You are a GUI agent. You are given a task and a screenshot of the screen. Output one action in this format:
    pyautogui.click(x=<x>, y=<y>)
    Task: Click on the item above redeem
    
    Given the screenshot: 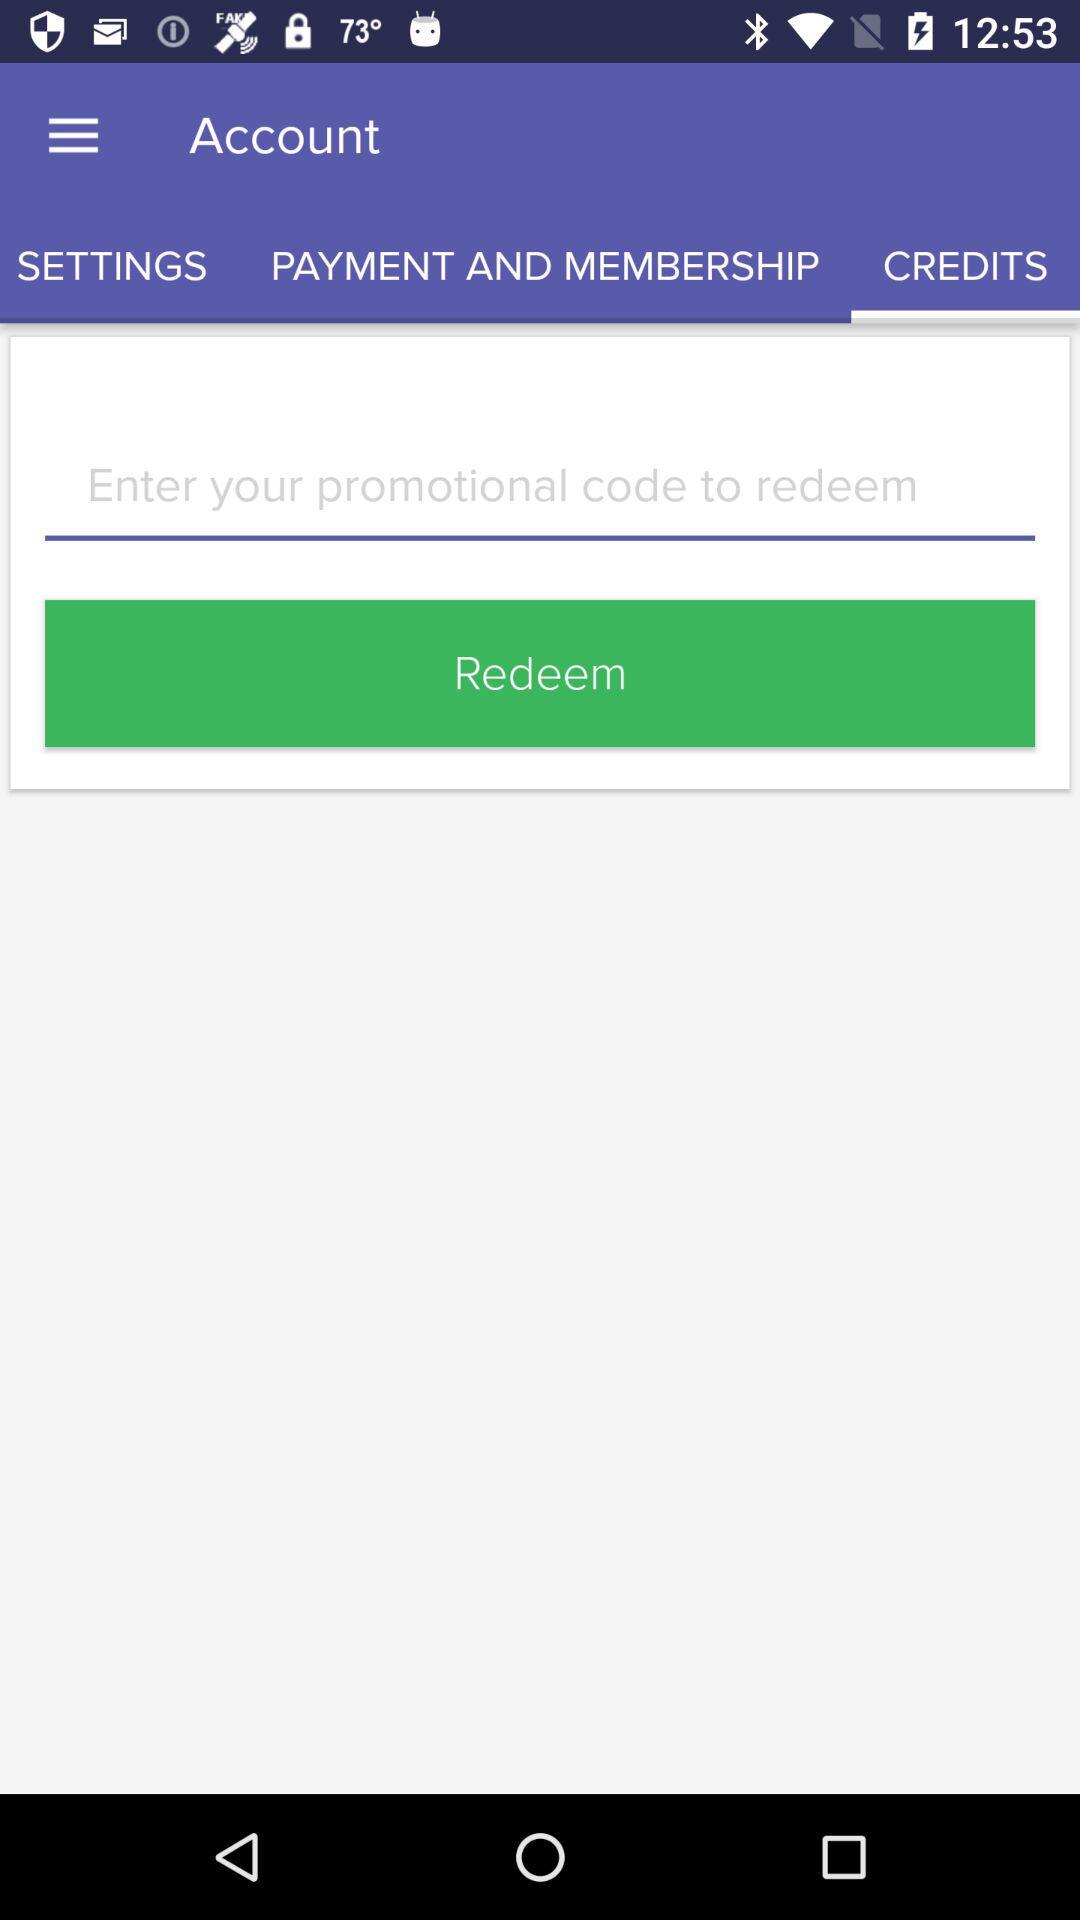 What is the action you would take?
    pyautogui.click(x=540, y=499)
    